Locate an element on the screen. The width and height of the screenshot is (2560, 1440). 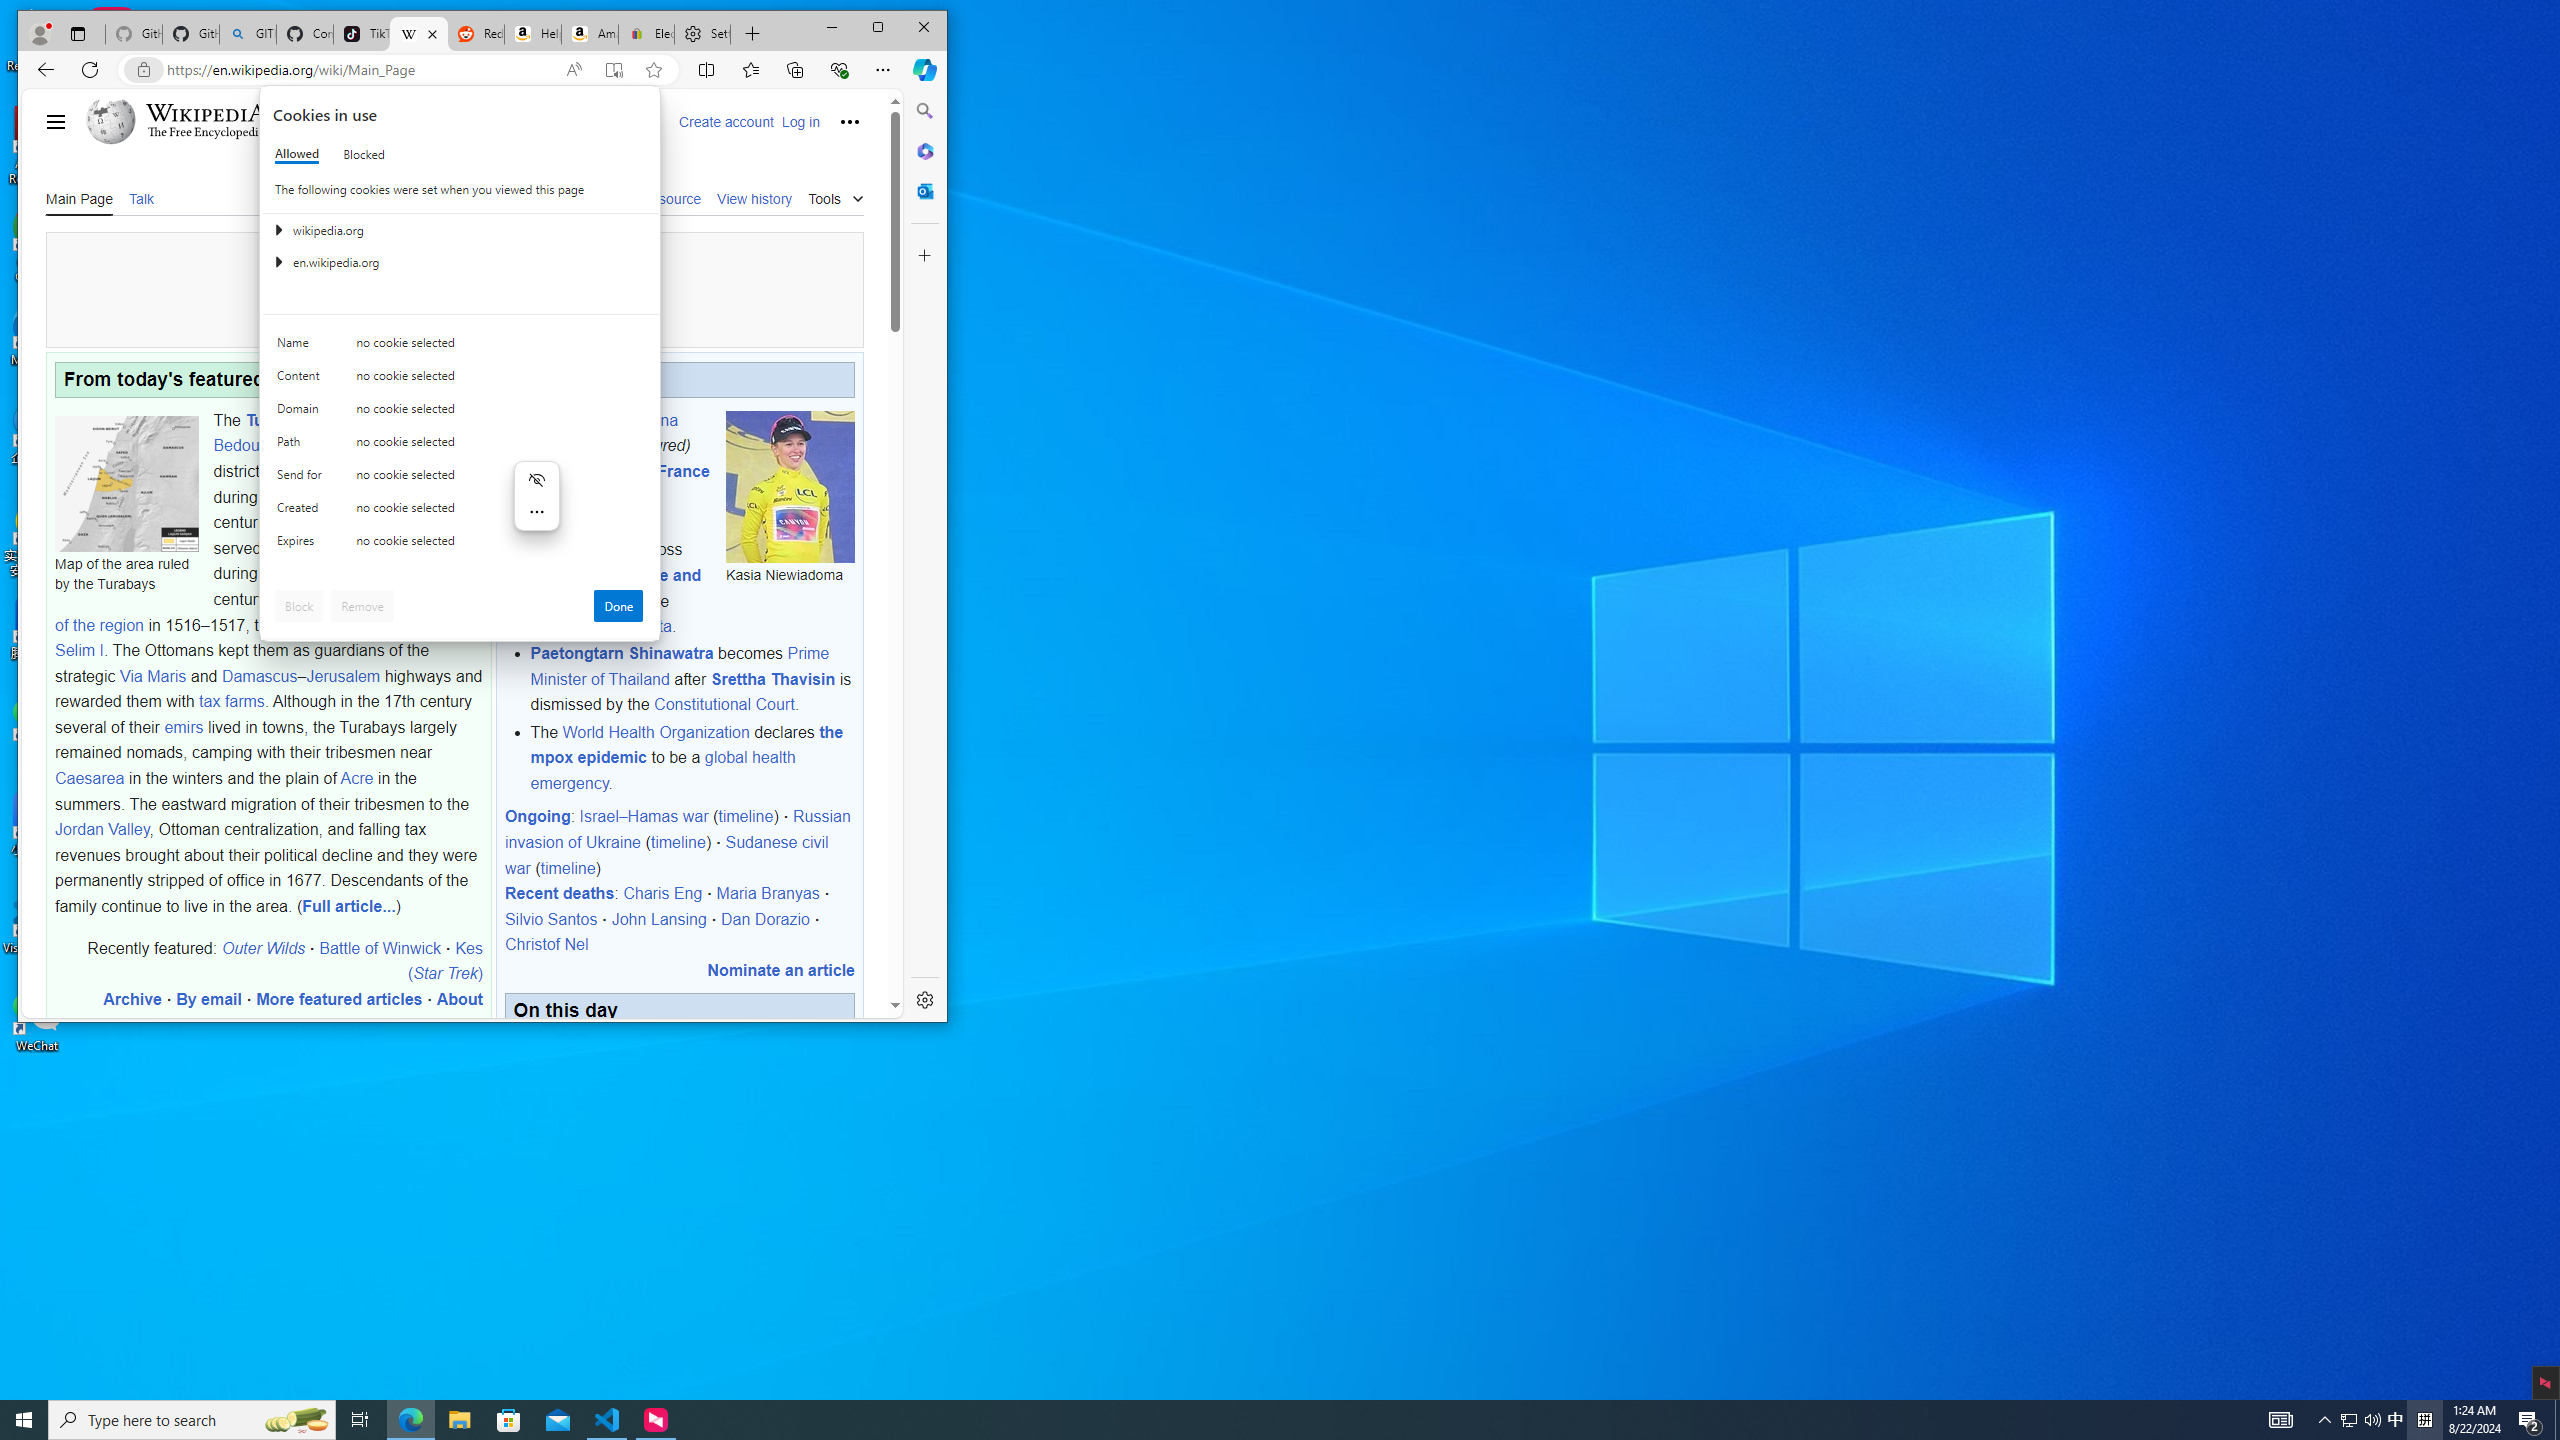
'Tray Input Indicator - Chinese (Simplified, China)' is located at coordinates (2348, 1418).